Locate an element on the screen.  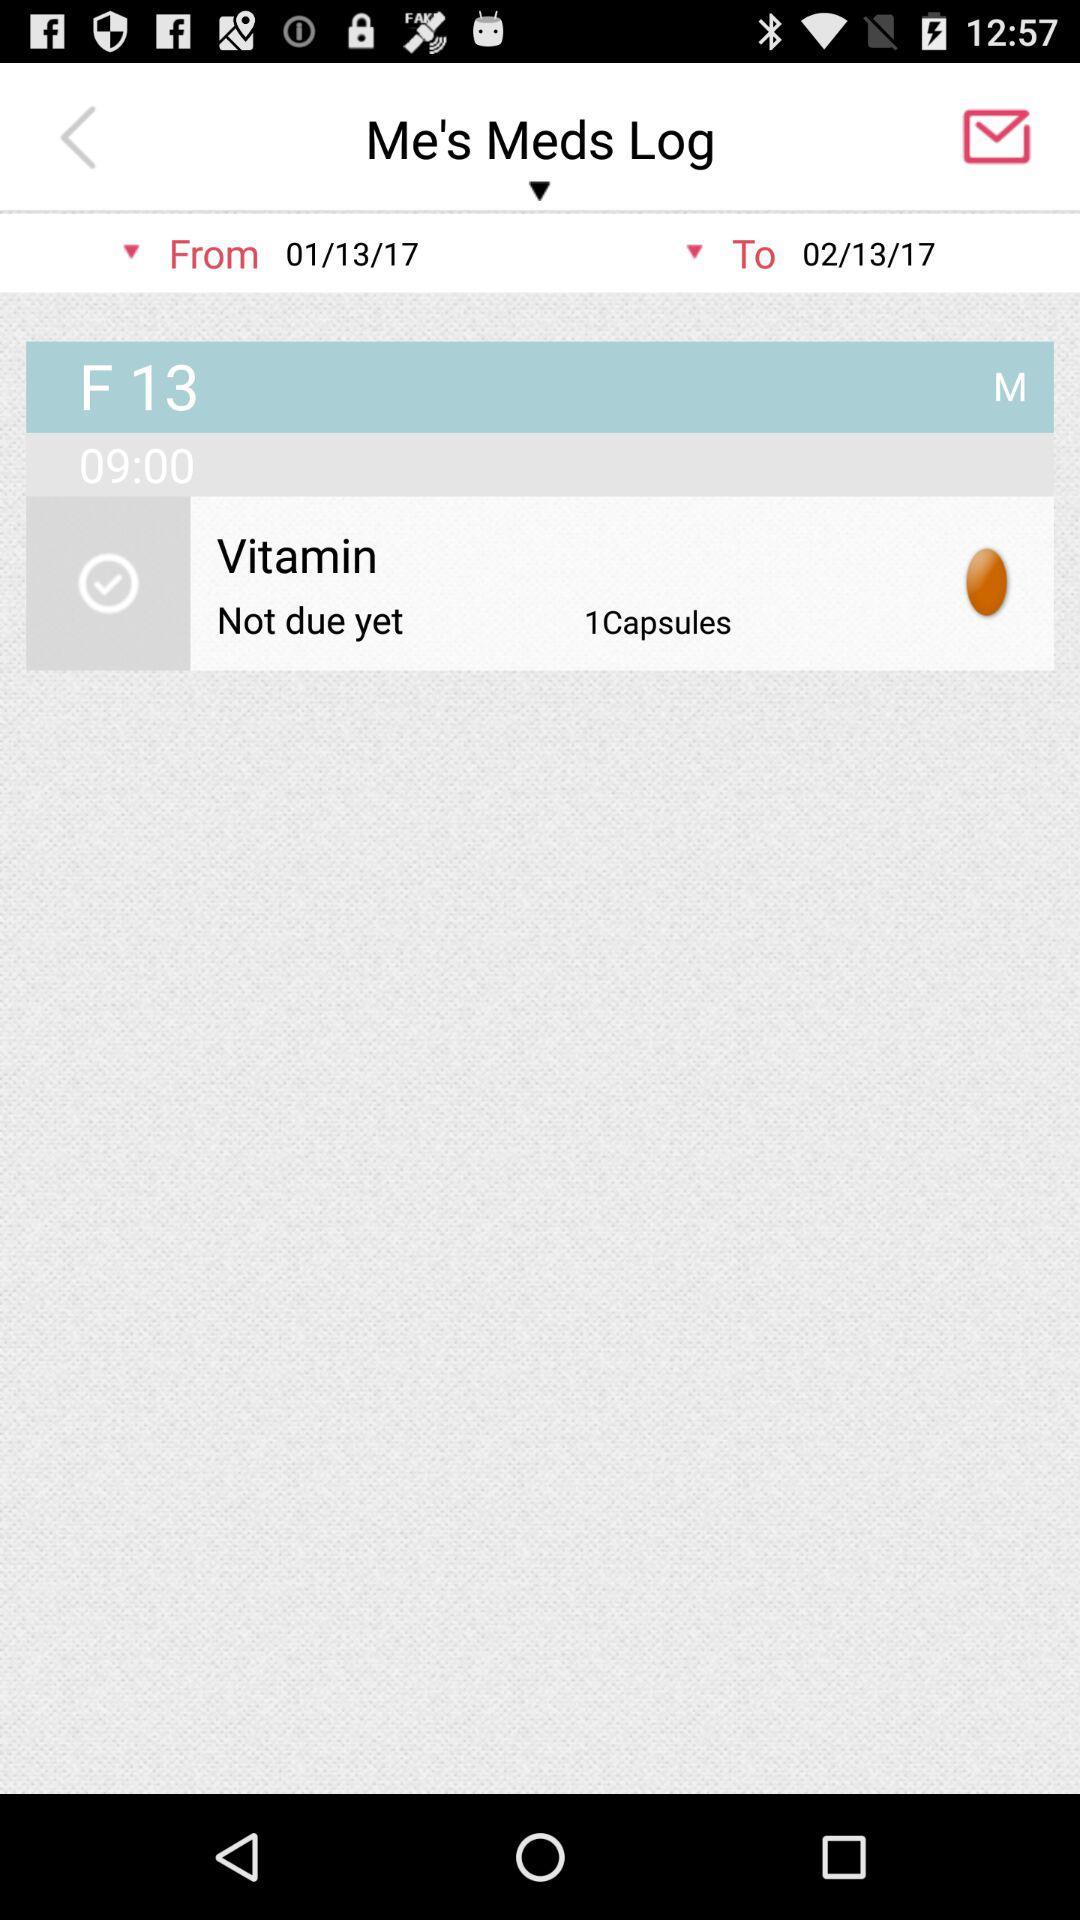
the icon above 09:00 app is located at coordinates (1010, 378).